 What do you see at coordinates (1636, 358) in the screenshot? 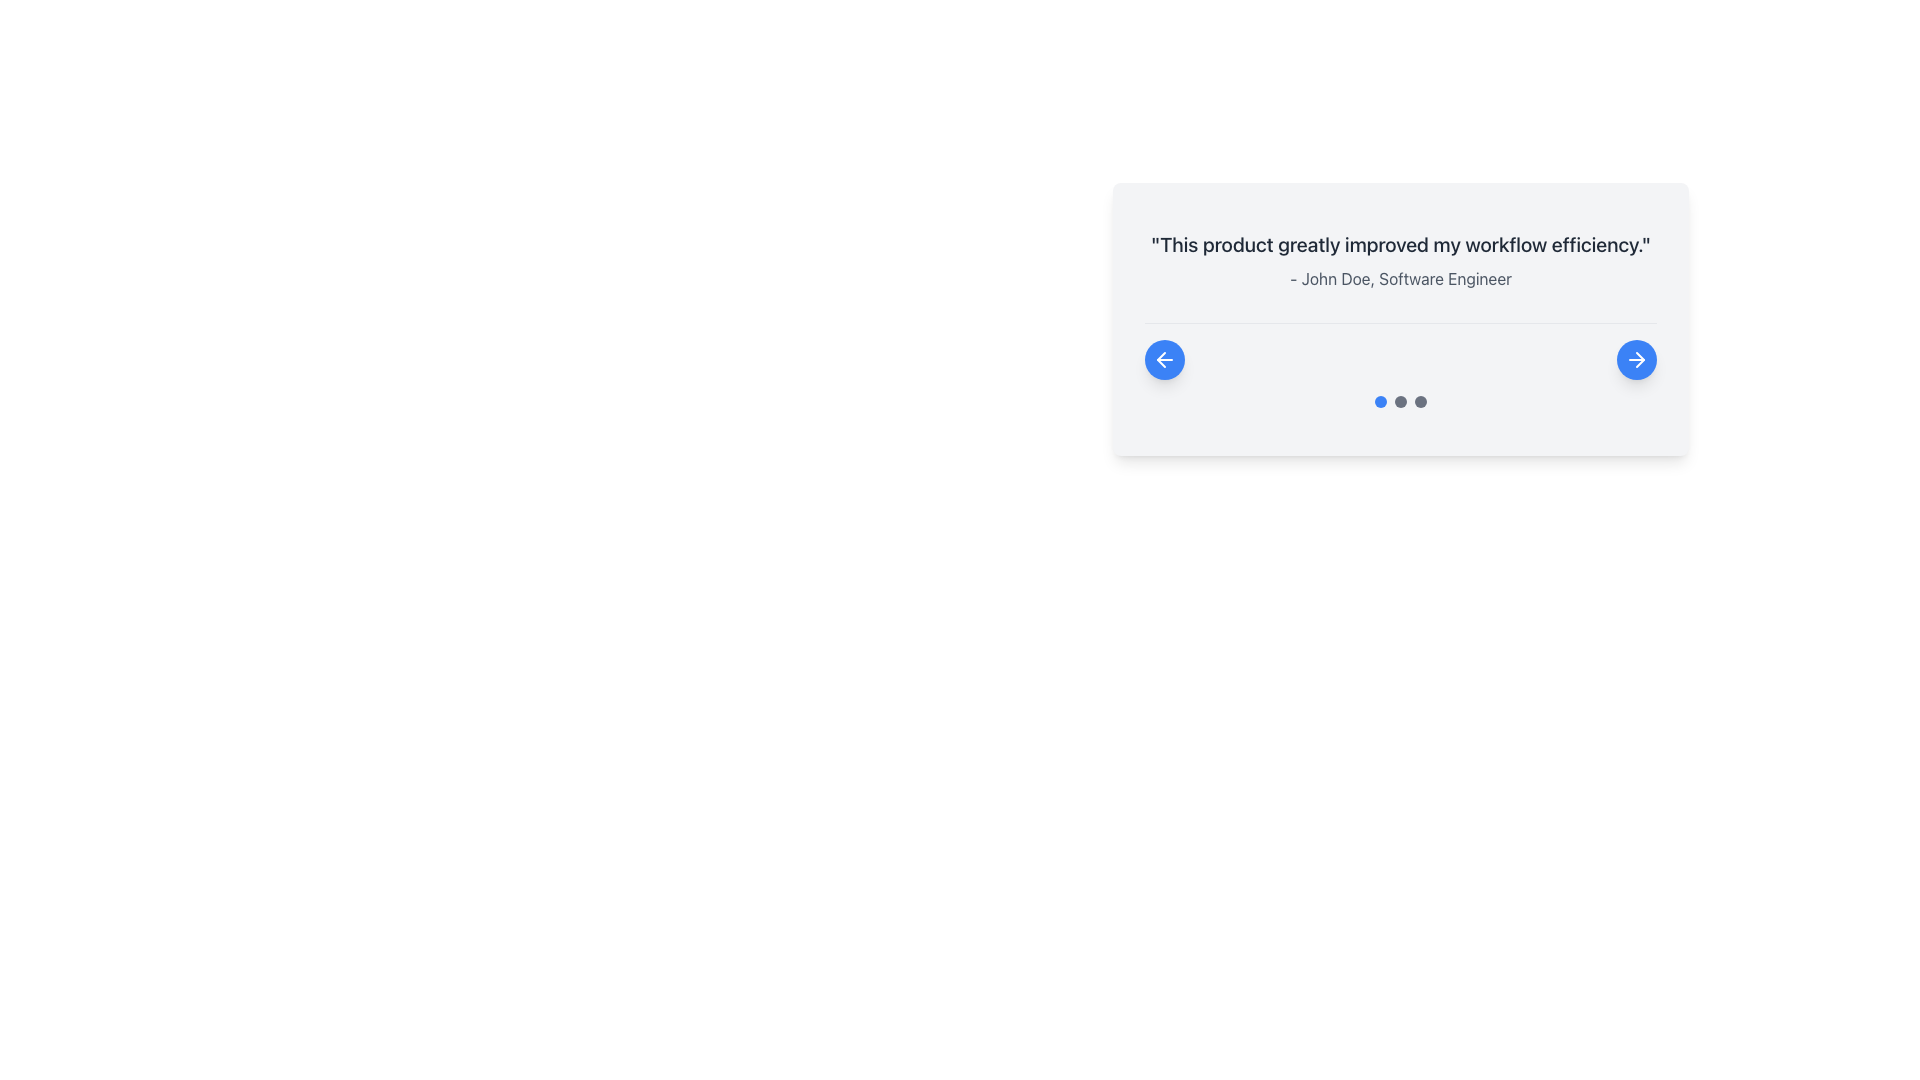
I see `the right-arrow icon button with a blue circular background` at bounding box center [1636, 358].